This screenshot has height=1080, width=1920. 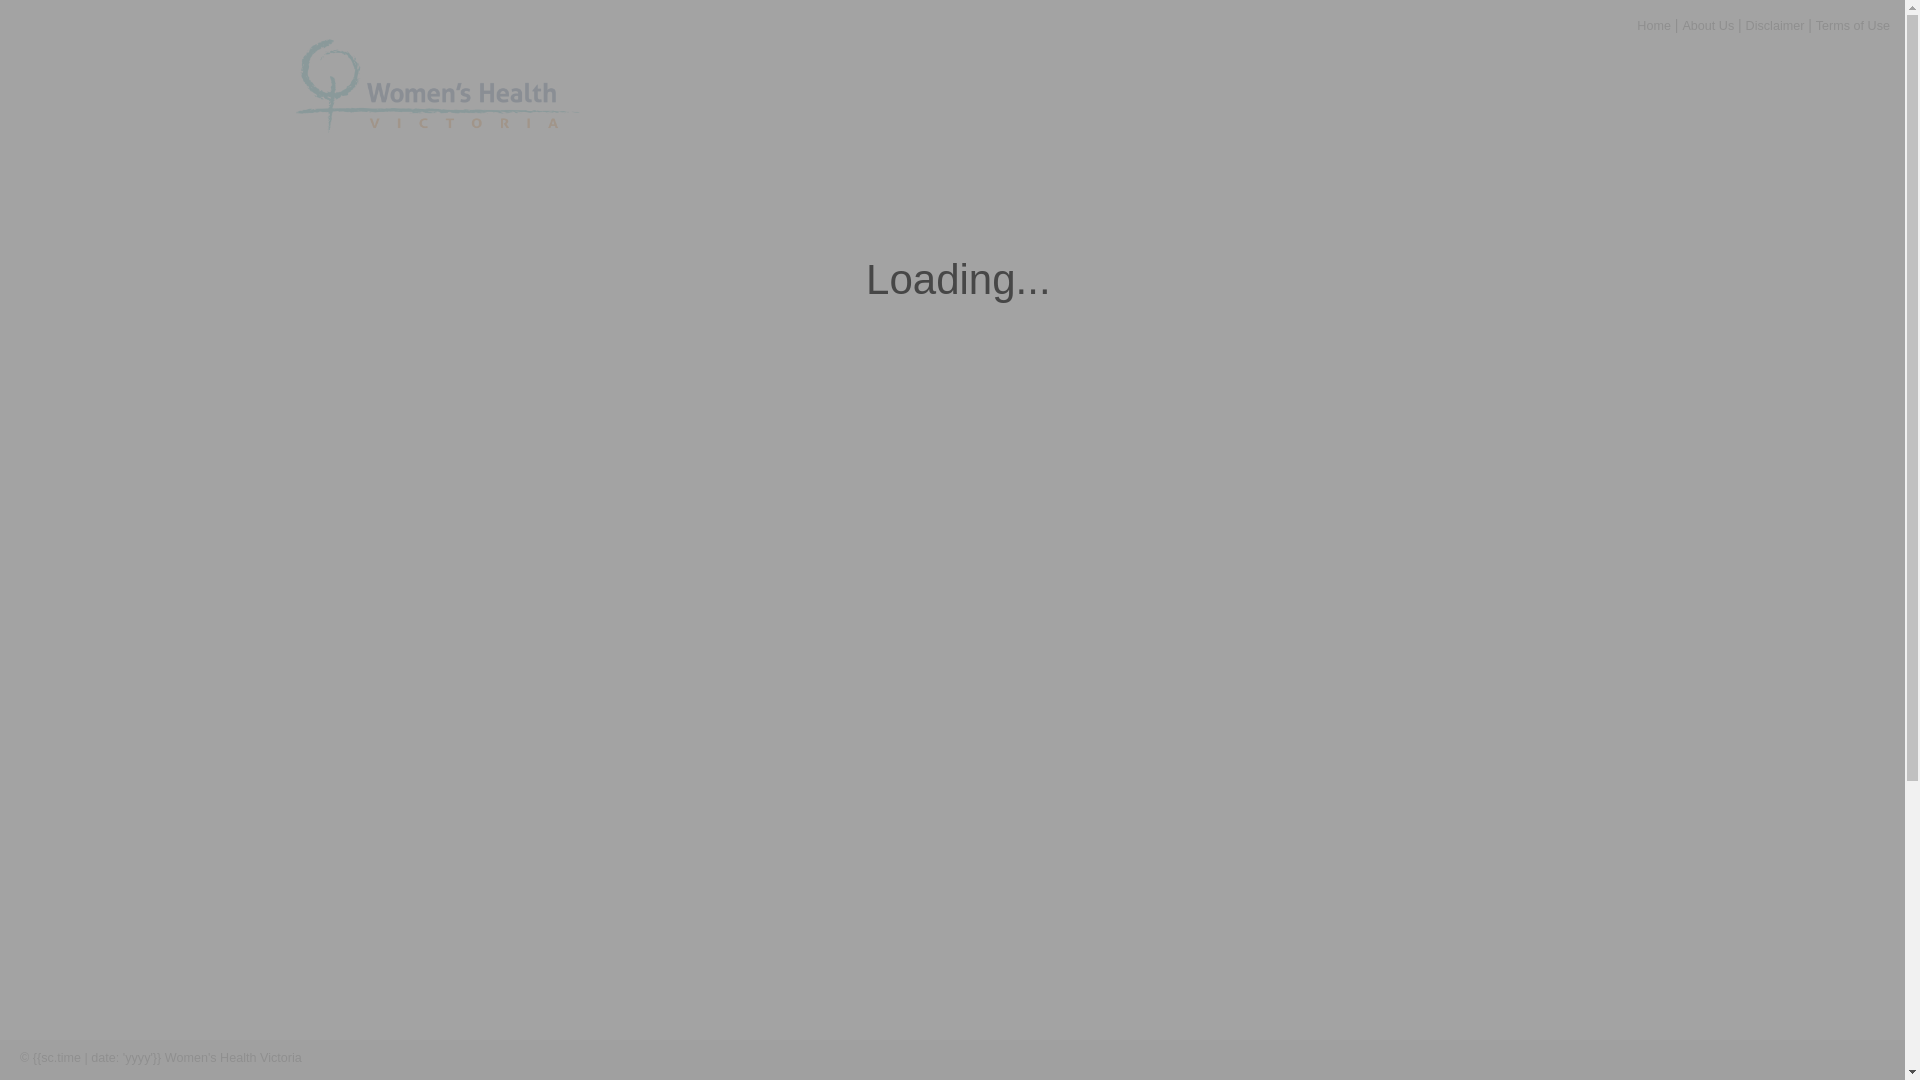 I want to click on 'Home', so click(x=1654, y=26).